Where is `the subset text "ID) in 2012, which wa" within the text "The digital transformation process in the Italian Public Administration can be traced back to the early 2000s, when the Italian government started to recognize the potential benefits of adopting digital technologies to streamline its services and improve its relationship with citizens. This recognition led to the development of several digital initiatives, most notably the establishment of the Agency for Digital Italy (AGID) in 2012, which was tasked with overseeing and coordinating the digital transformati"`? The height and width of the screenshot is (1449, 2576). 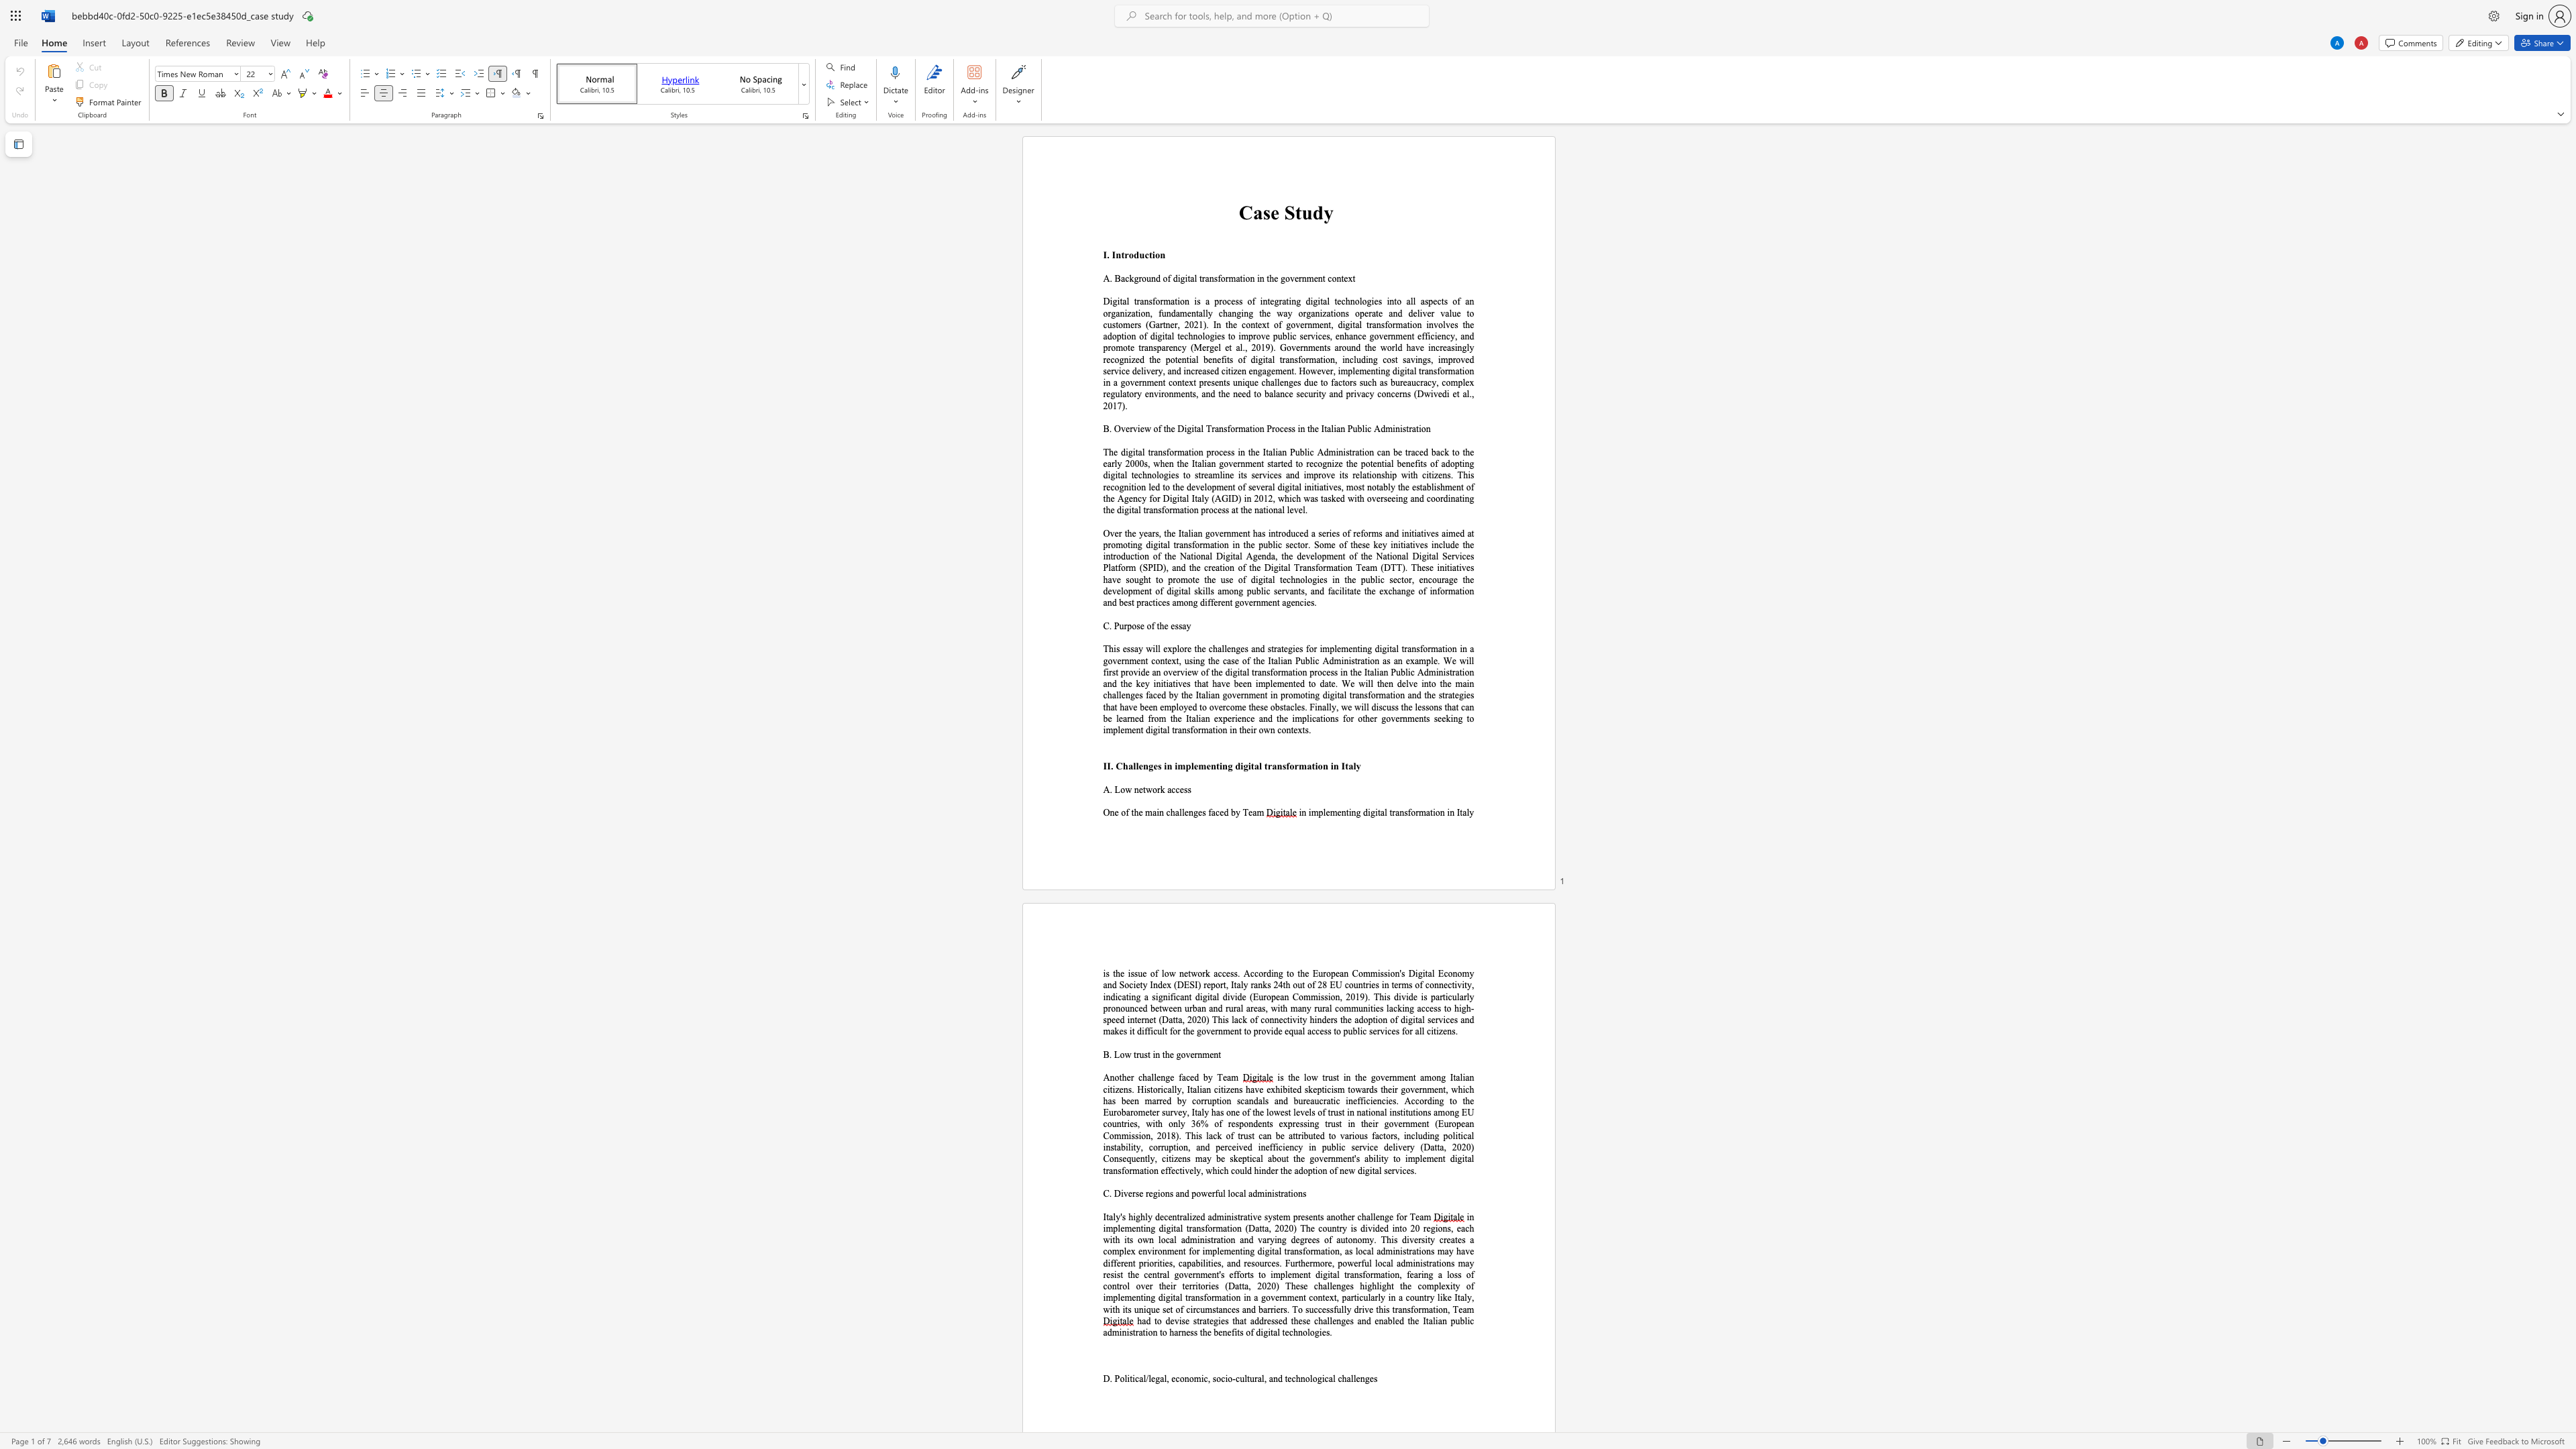 the subset text "ID) in 2012, which wa" within the text "The digital transformation process in the Italian Public Administration can be traced back to the early 2000s, when the Italian government started to recognize the potential benefits of adopting digital technologies to streamline its services and improve its relationship with citizens. This recognition led to the development of several digital initiatives, most notably the establishment of the Agency for Digital Italy (AGID) in 2012, which was tasked with overseeing and coordinating the digital transformati" is located at coordinates (1227, 497).